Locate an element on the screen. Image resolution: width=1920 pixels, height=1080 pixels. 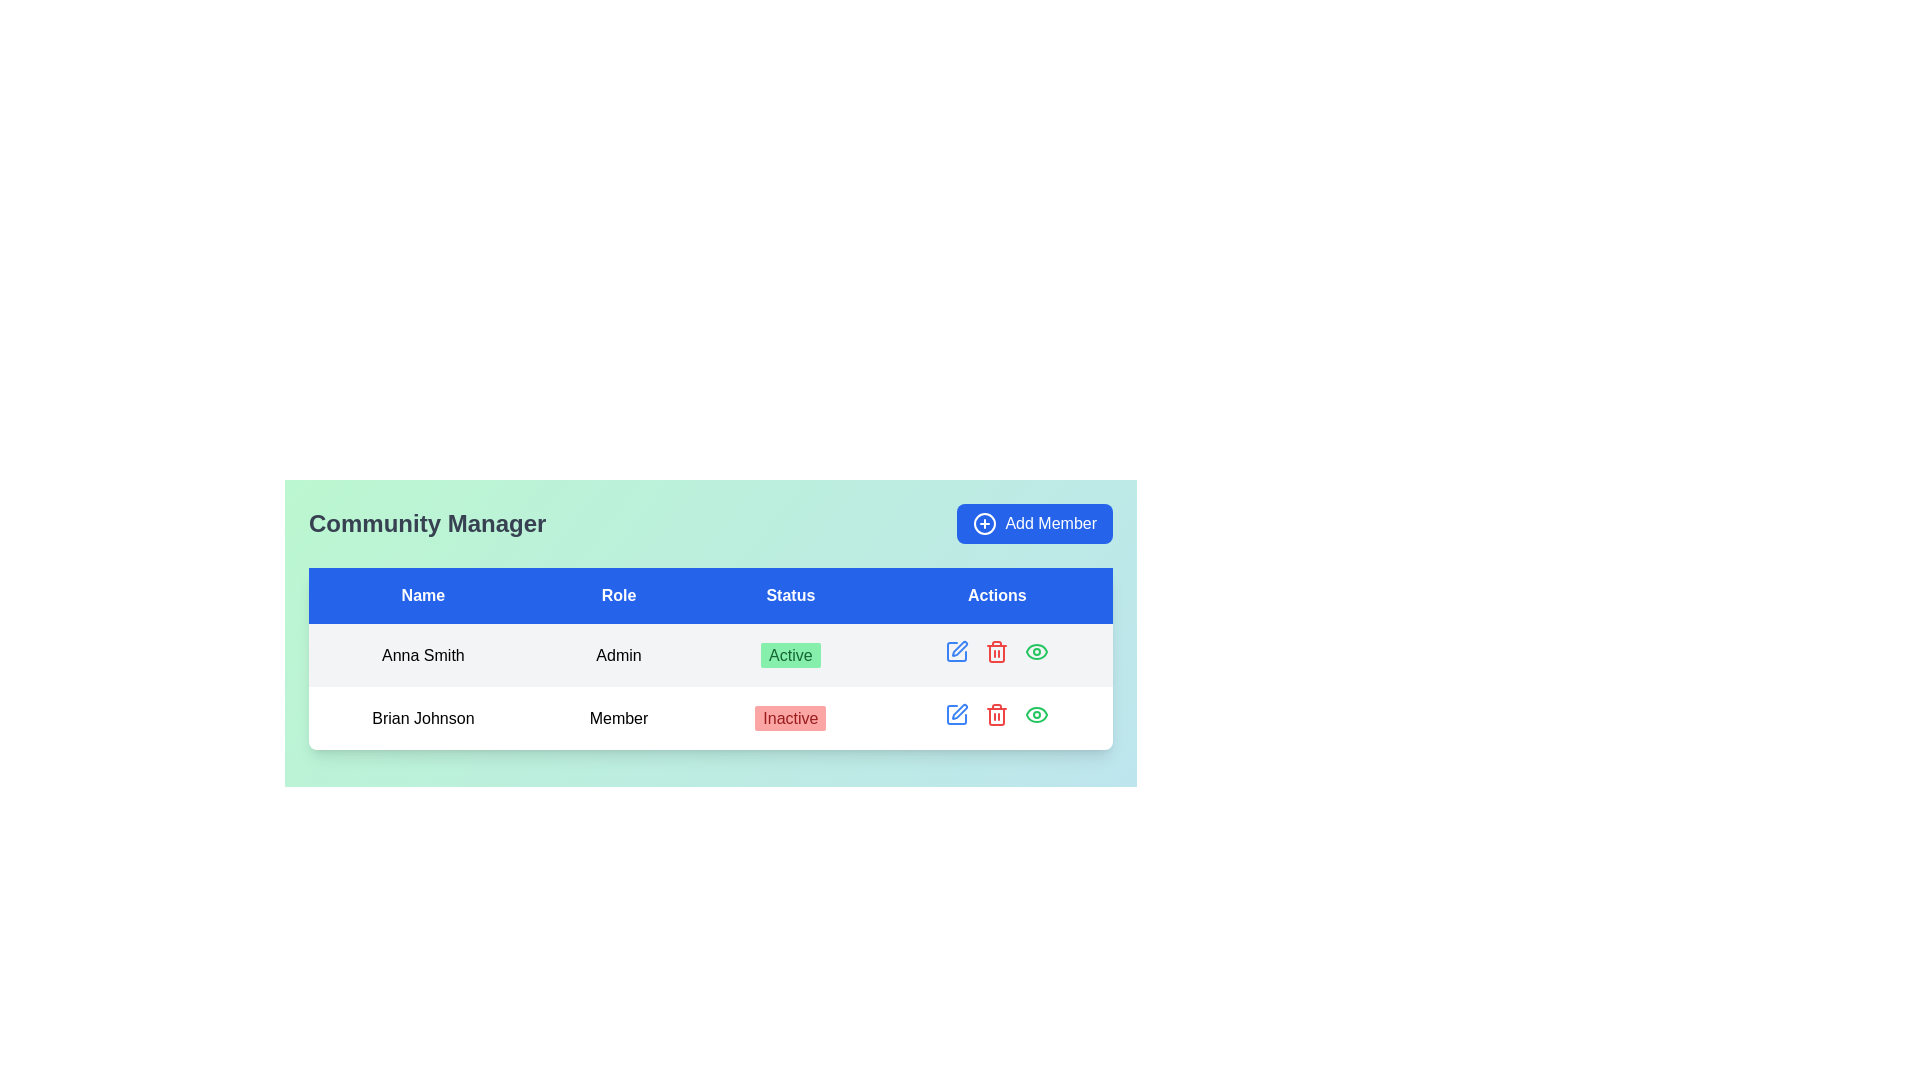
the pen icon with a square outline in the 'Actions' column of the 'Community Manager' table for the user 'Brian Johnson' is located at coordinates (956, 651).